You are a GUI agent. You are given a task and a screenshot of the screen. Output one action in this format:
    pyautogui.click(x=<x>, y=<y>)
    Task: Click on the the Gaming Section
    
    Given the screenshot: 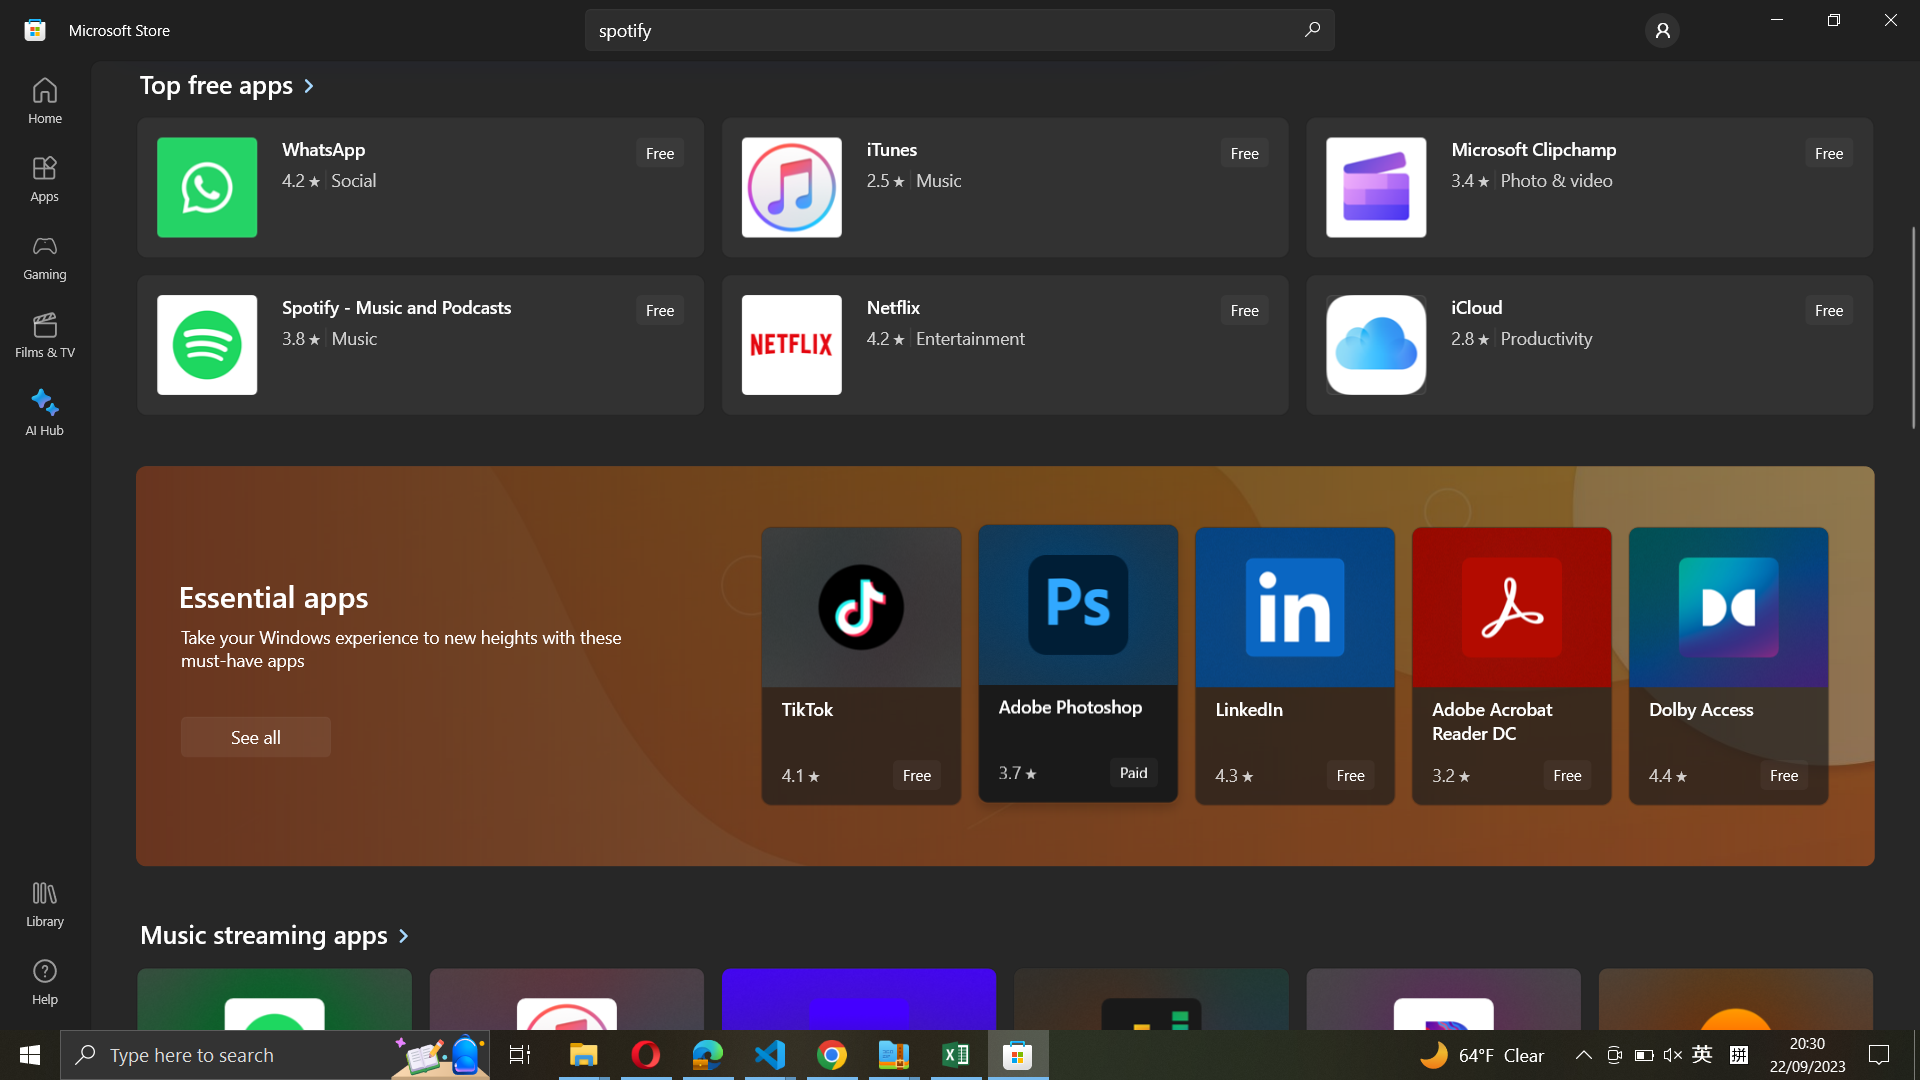 What is the action you would take?
    pyautogui.click(x=46, y=257)
    